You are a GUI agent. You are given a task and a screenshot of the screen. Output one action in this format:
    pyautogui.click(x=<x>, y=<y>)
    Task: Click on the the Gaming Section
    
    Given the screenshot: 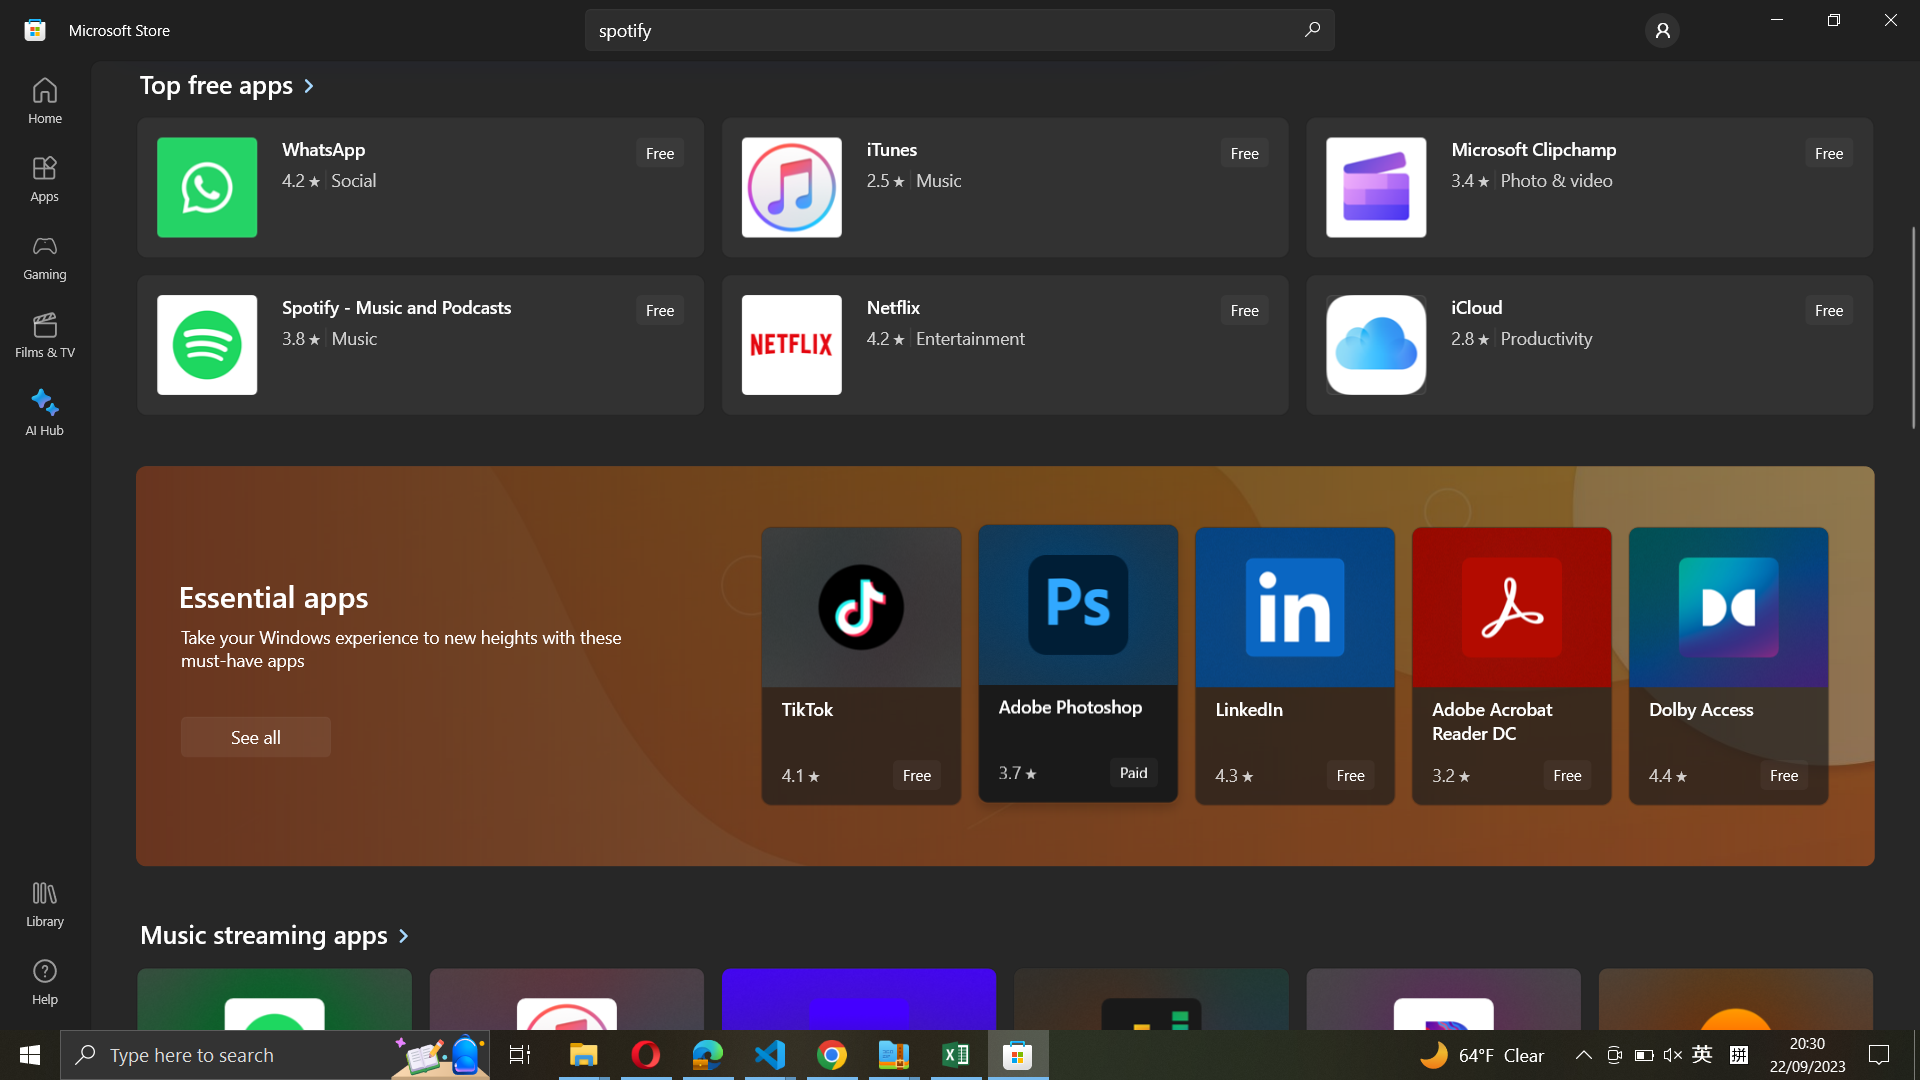 What is the action you would take?
    pyautogui.click(x=46, y=257)
    